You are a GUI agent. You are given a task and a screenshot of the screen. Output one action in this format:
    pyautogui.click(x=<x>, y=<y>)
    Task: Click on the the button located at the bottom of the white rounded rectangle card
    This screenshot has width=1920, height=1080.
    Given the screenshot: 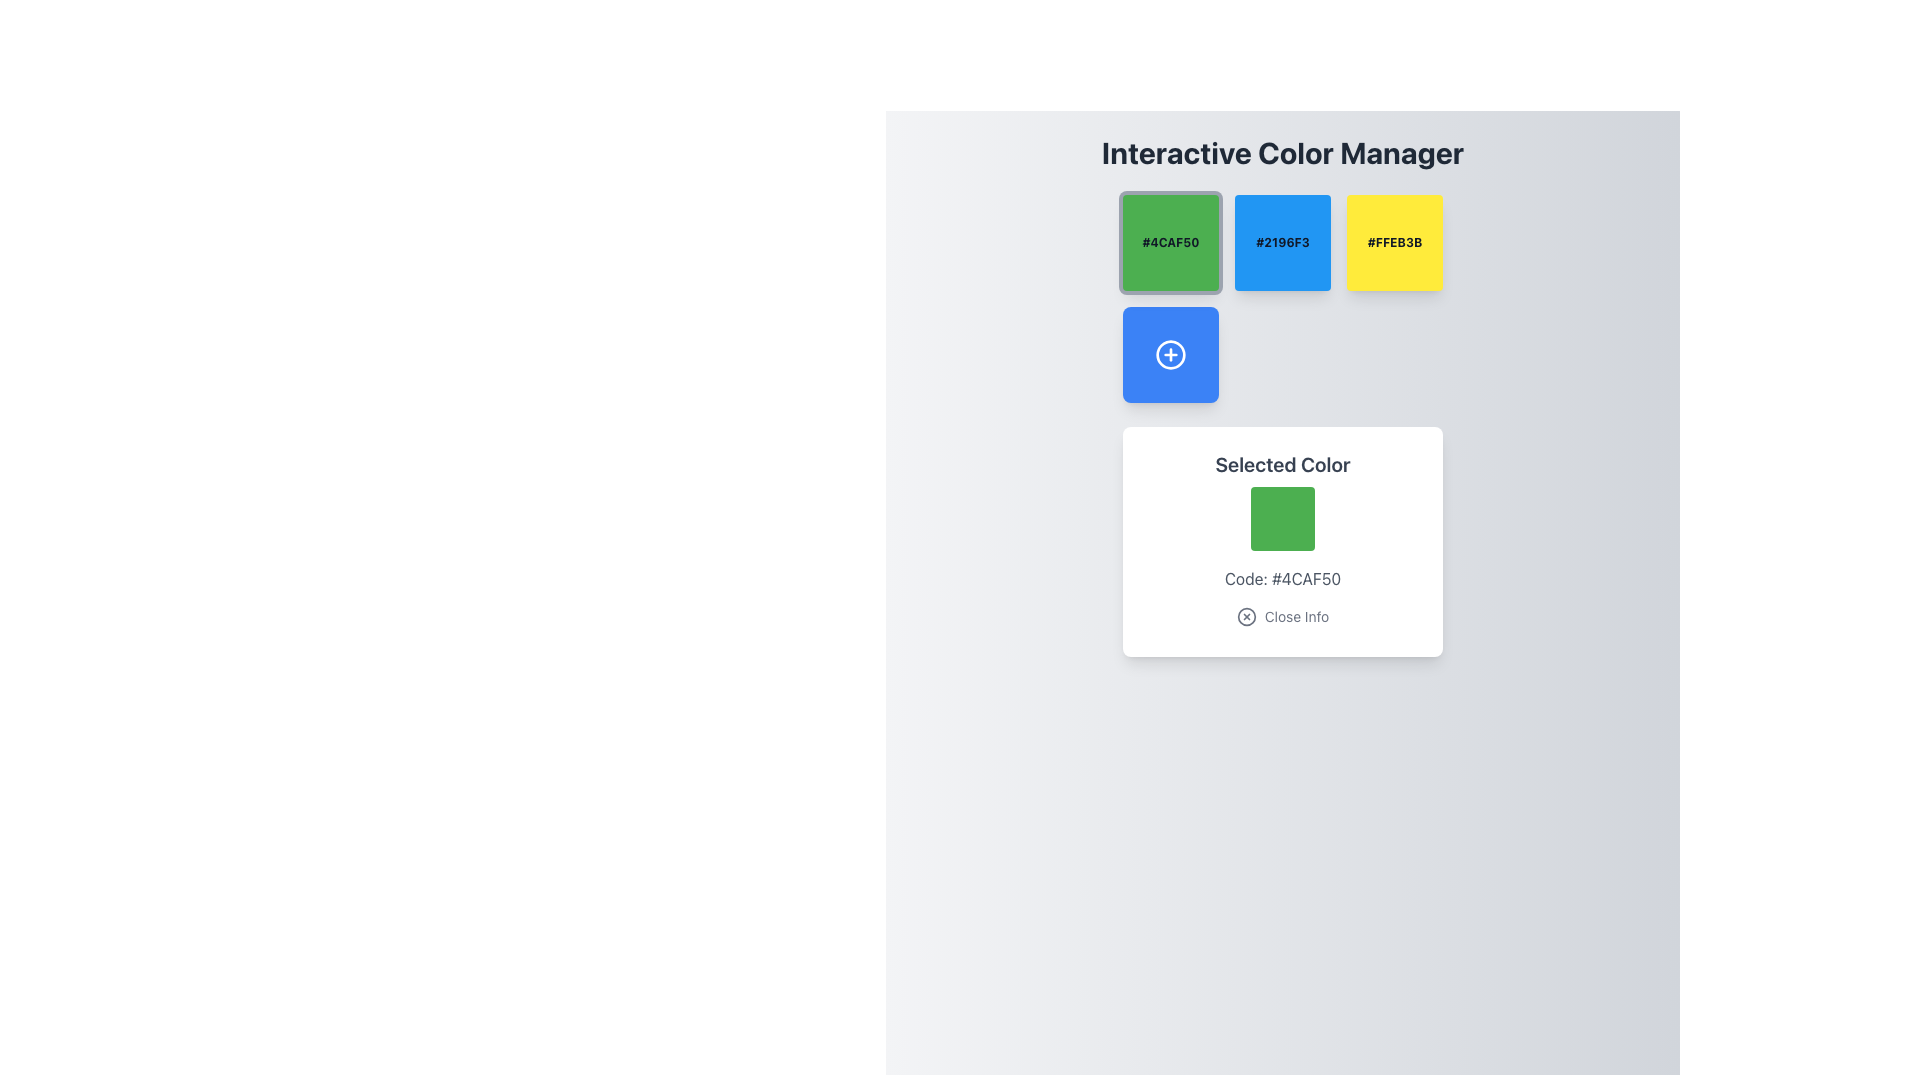 What is the action you would take?
    pyautogui.click(x=1281, y=616)
    